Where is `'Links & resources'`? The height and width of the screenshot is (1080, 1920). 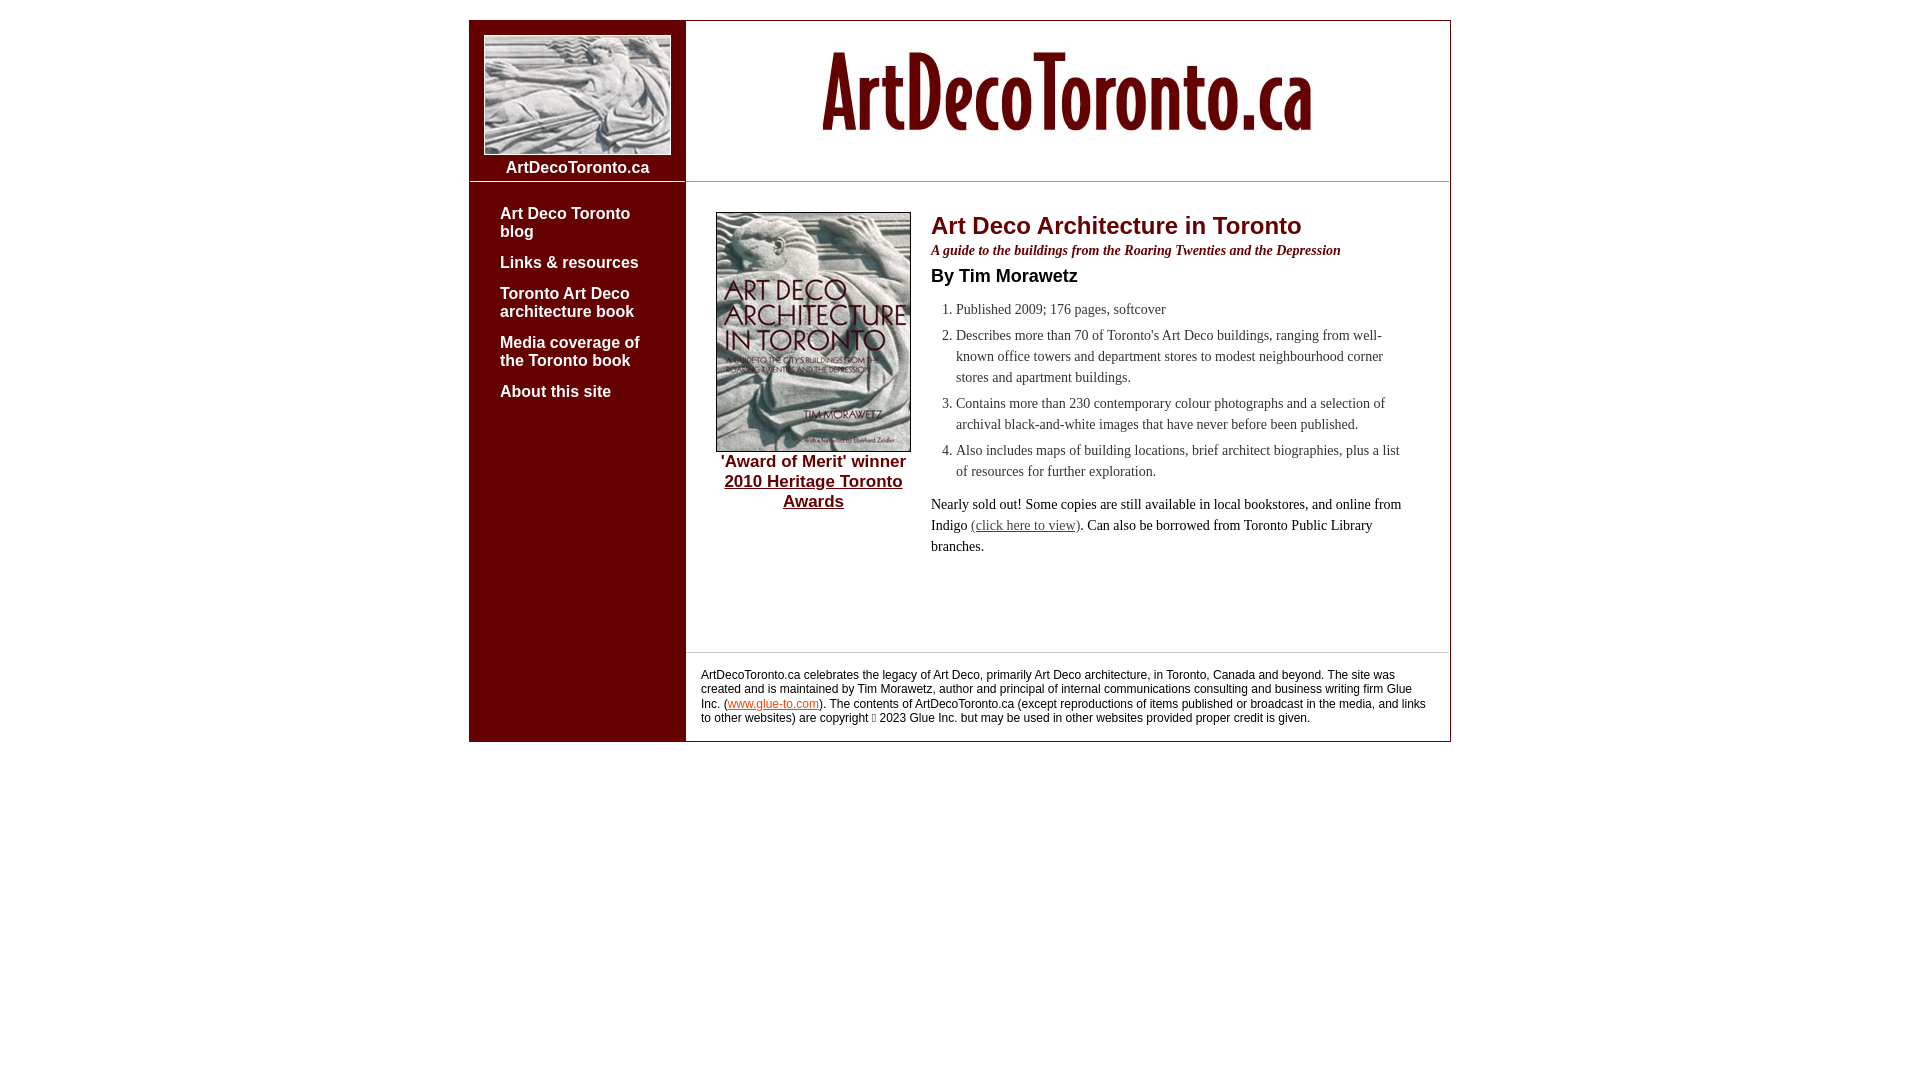
'Links & resources' is located at coordinates (568, 259).